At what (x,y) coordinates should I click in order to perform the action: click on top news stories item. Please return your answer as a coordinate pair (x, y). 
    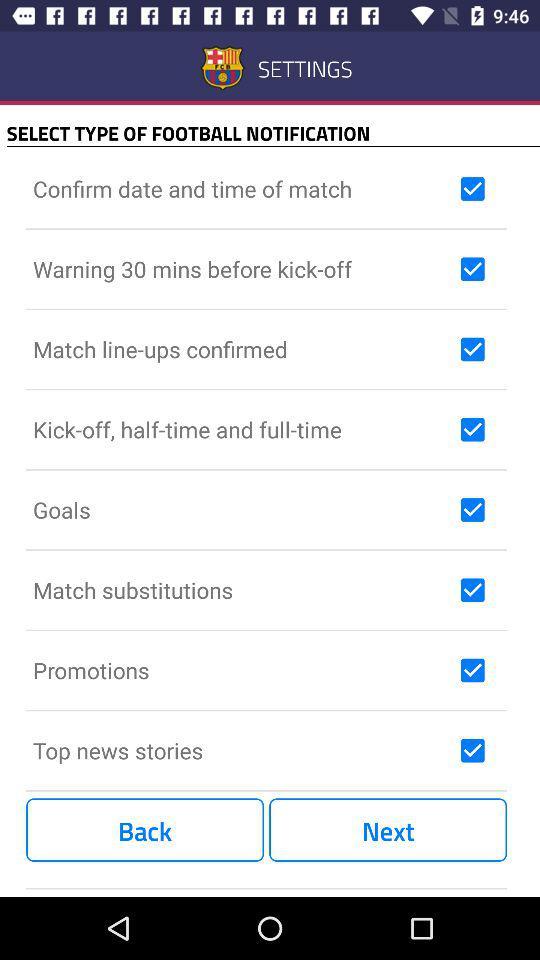
    Looking at the image, I should click on (242, 749).